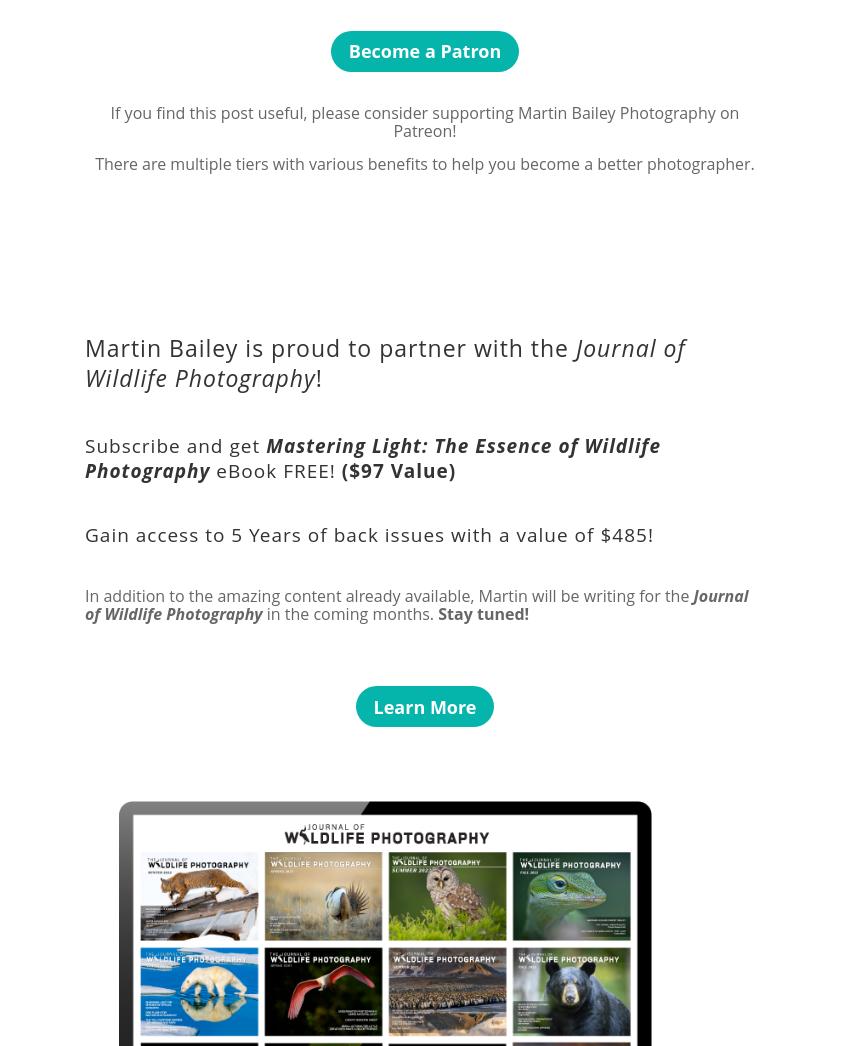  What do you see at coordinates (398, 468) in the screenshot?
I see `'($97 Value)'` at bounding box center [398, 468].